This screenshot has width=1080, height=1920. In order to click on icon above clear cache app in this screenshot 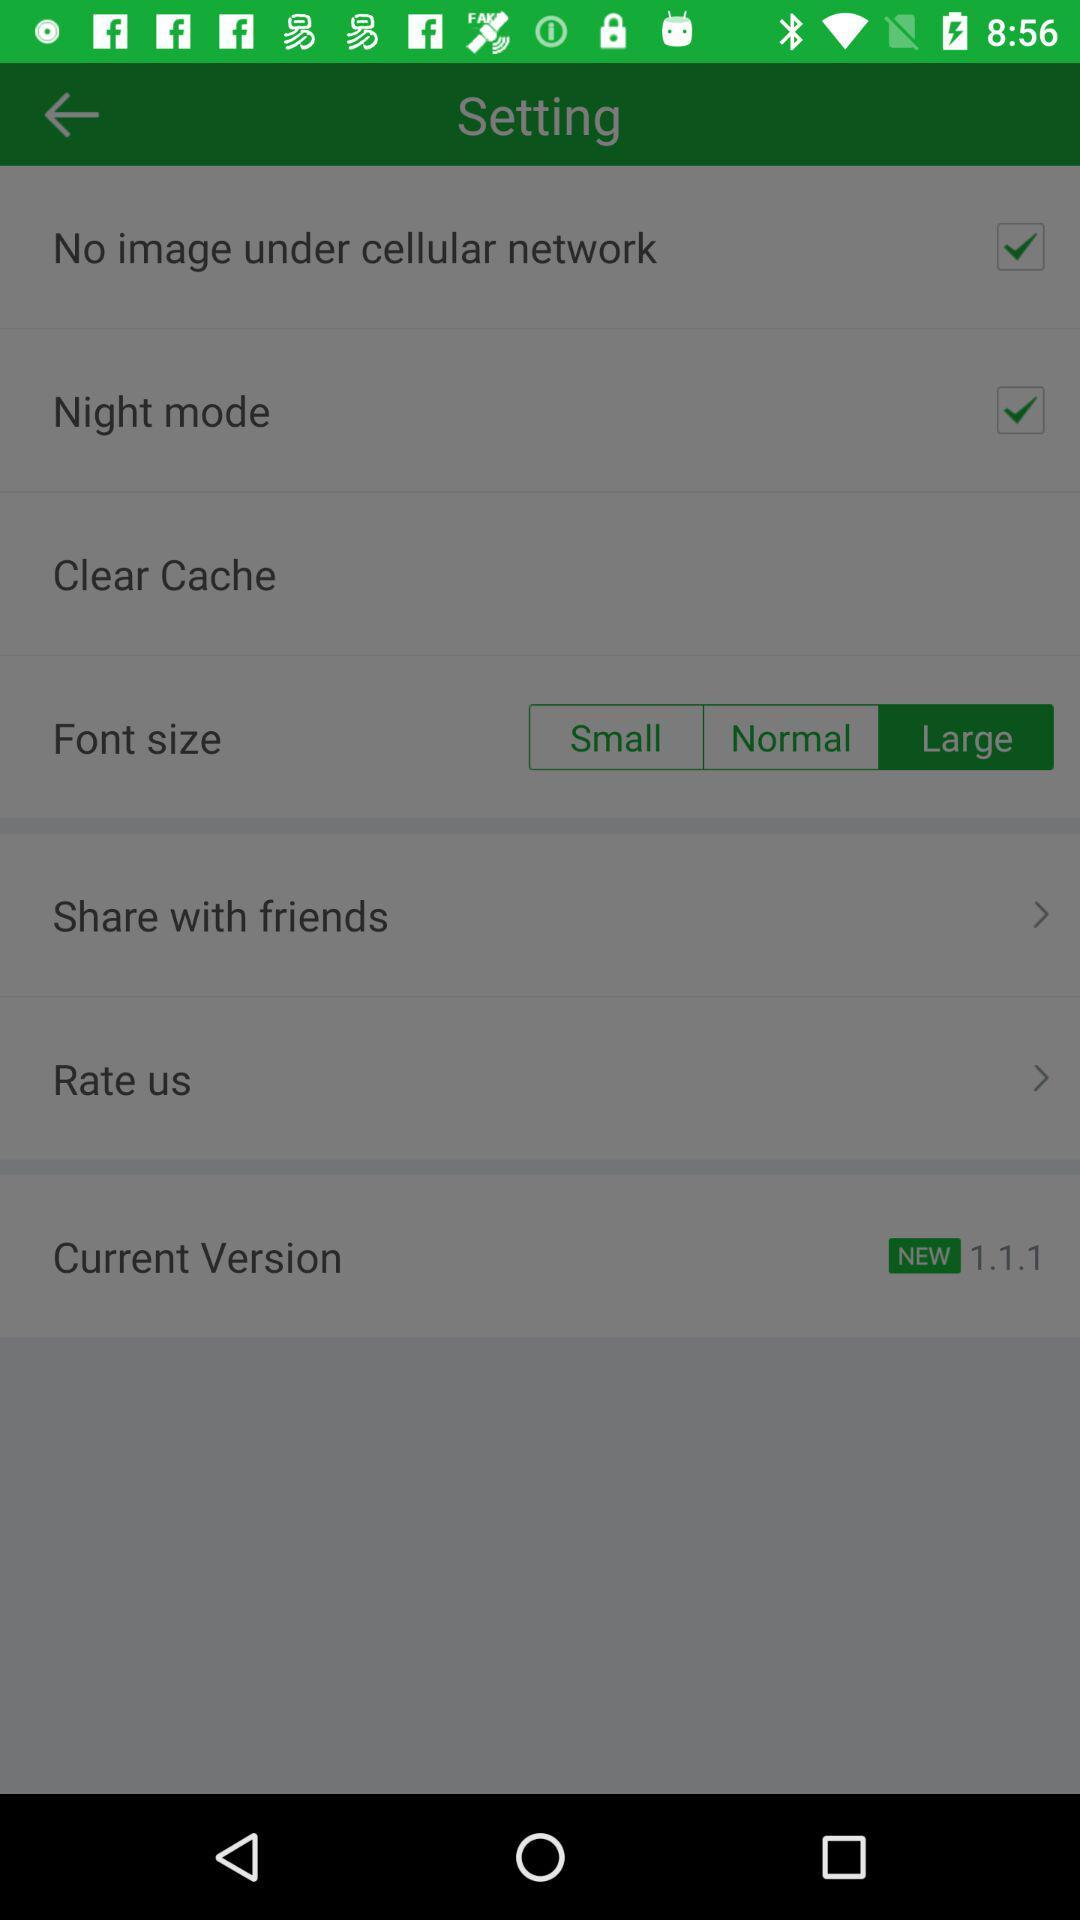, I will do `click(1020, 409)`.